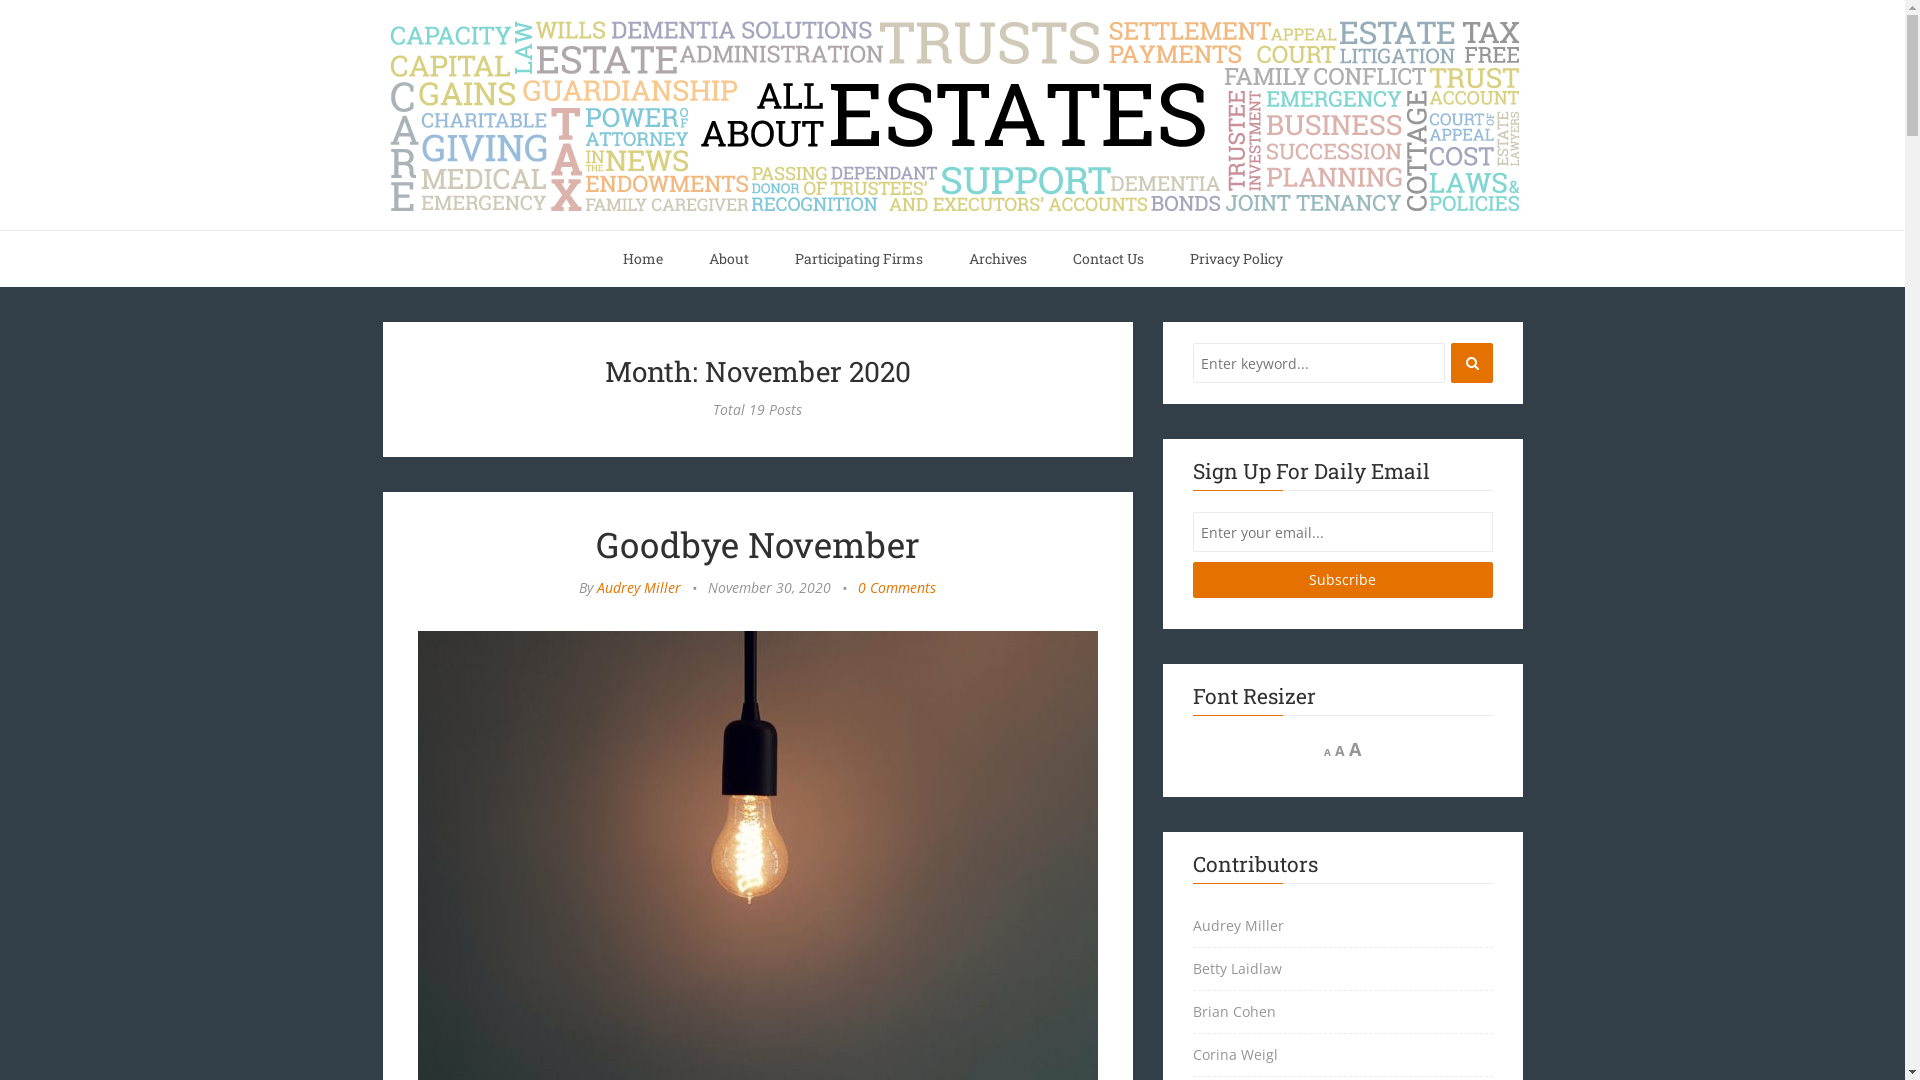  I want to click on 'Participating Firms', so click(859, 257).